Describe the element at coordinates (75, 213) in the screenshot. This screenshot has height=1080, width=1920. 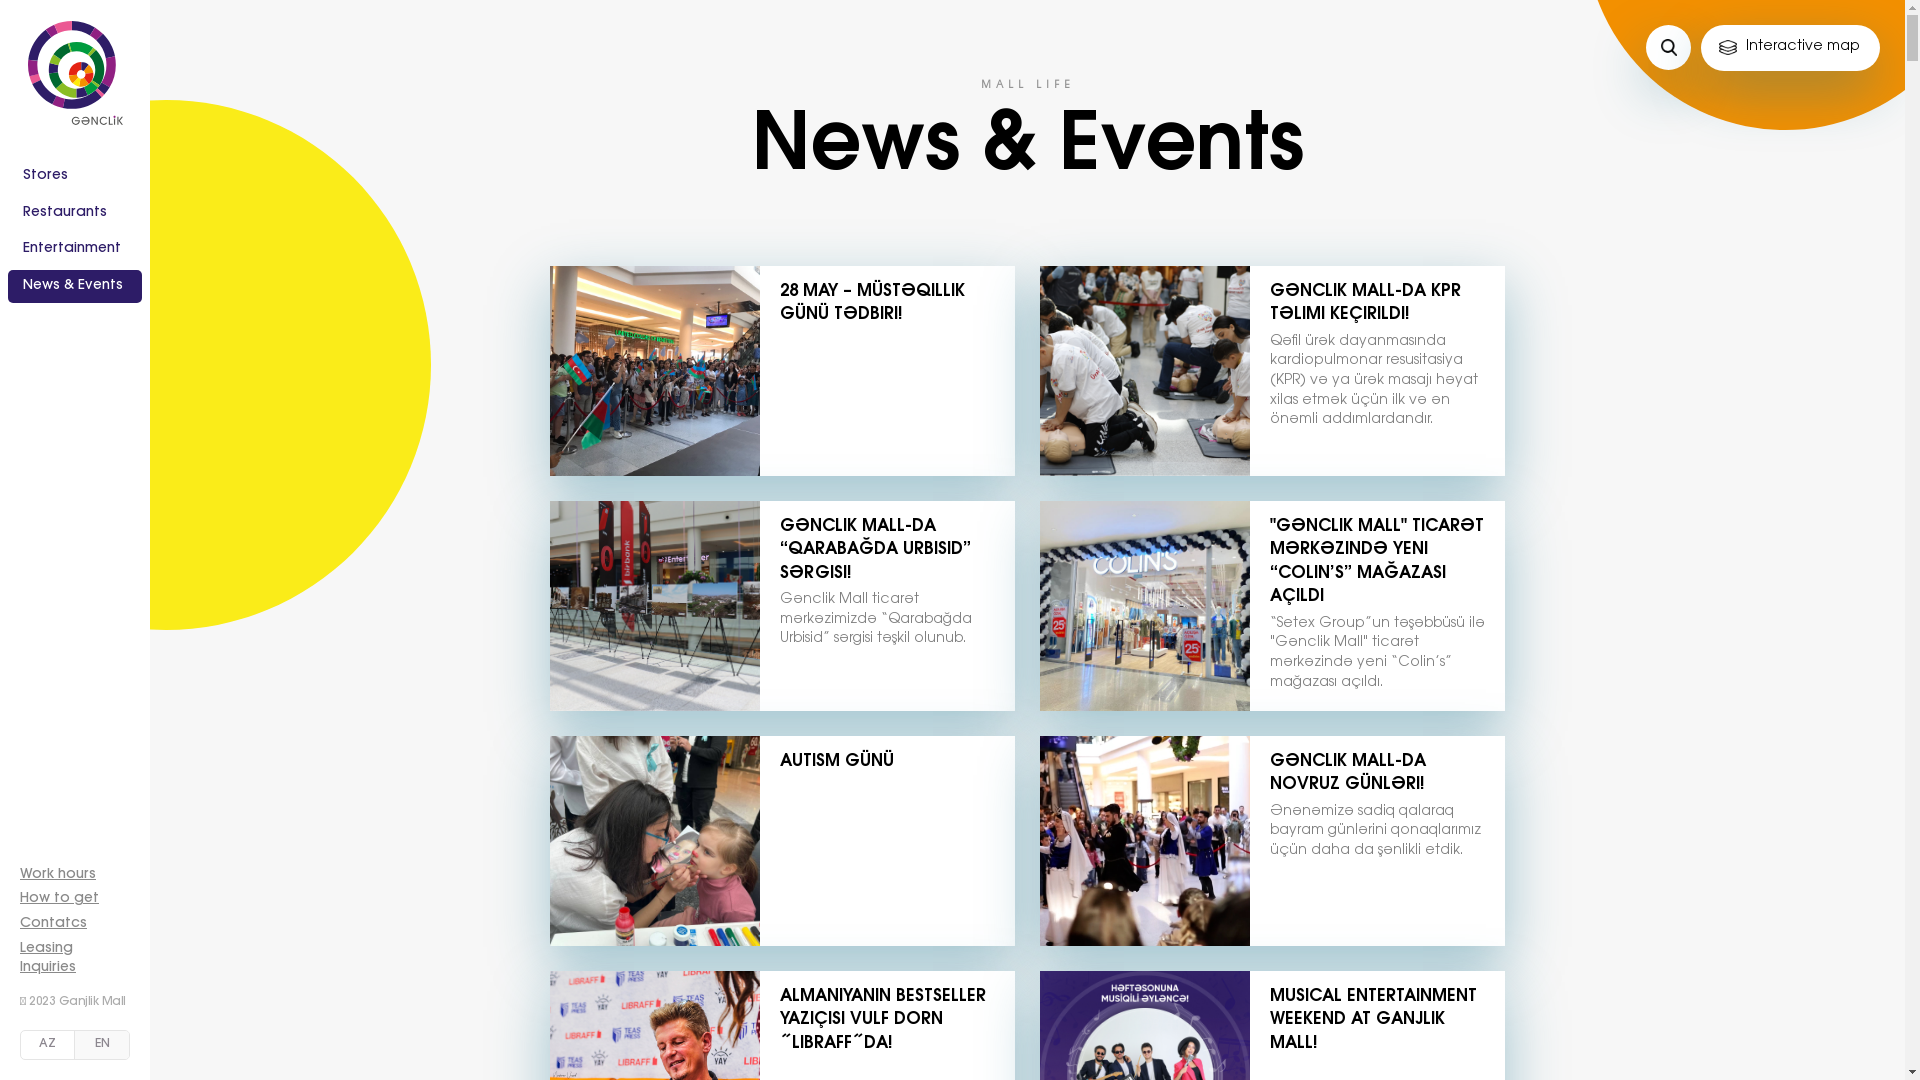
I see `'Restaurants'` at that location.